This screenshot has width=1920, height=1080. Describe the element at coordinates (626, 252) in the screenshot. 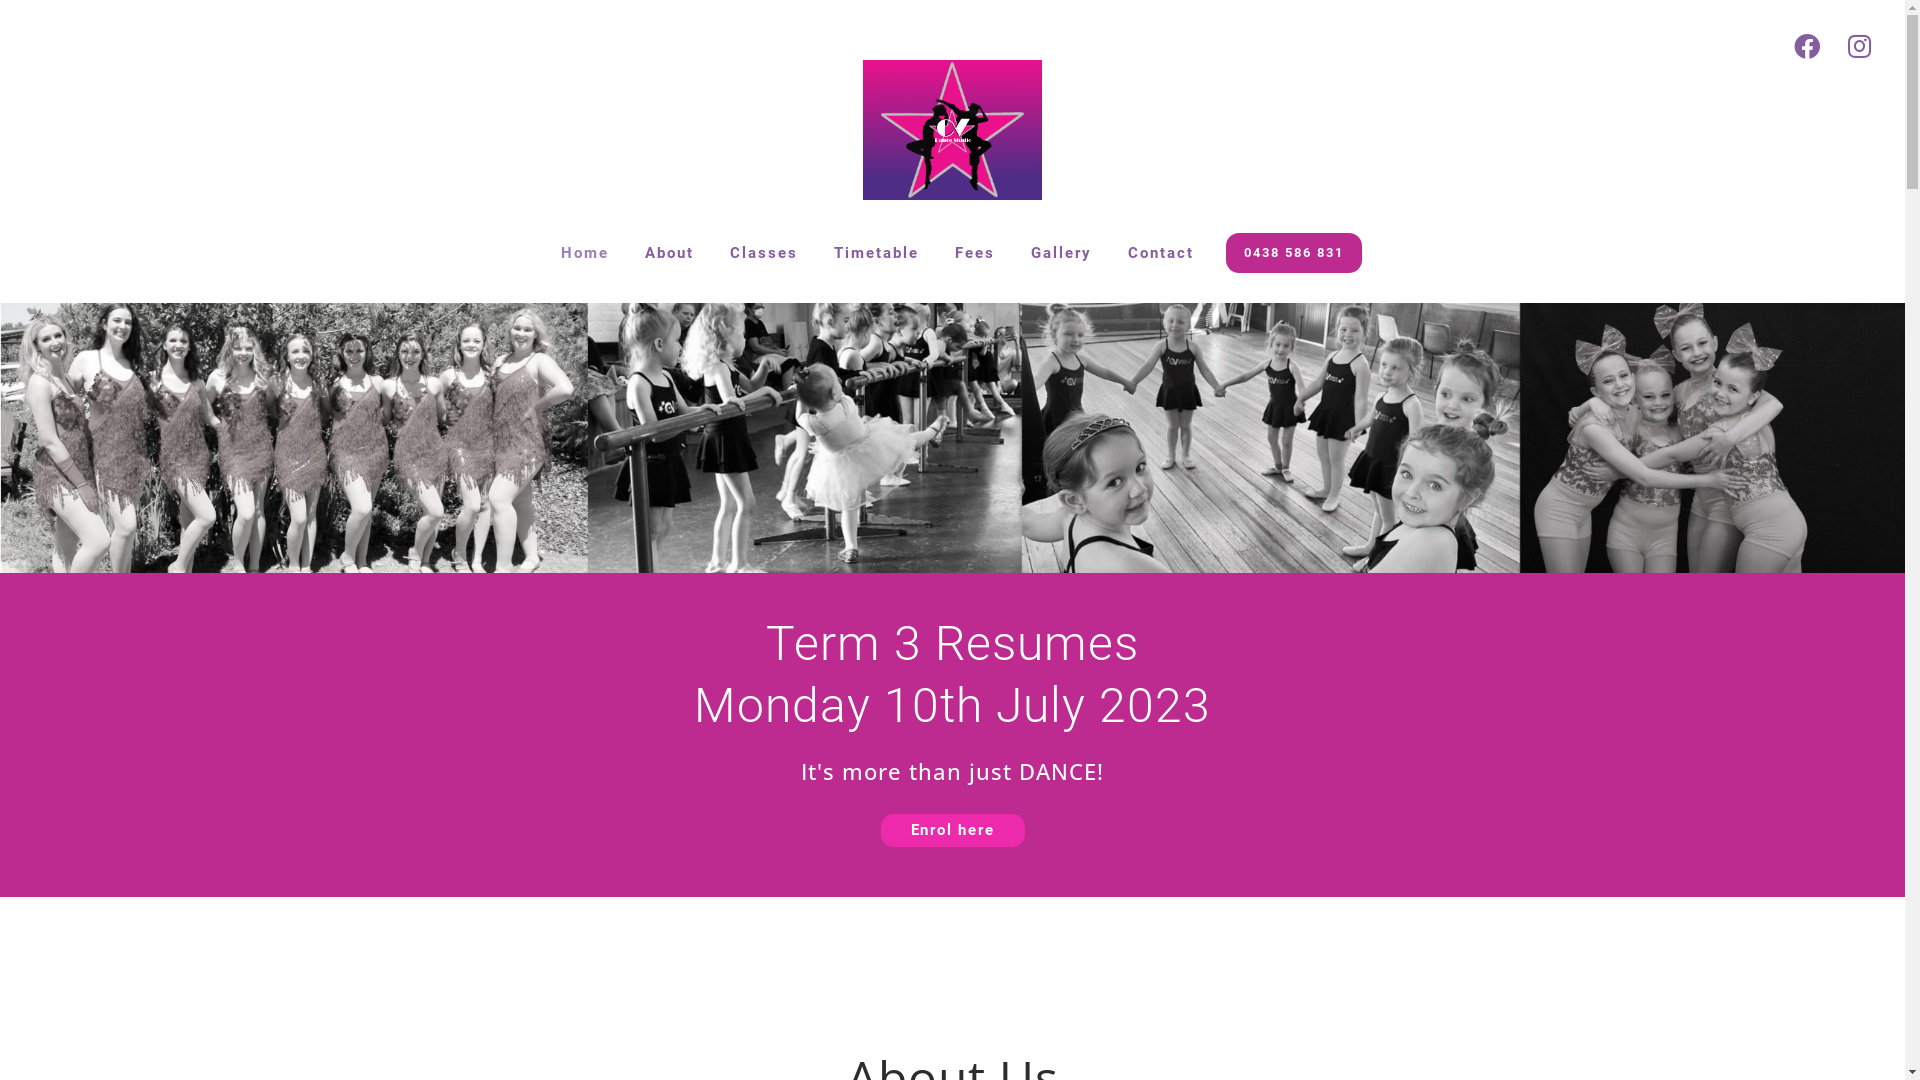

I see `'About'` at that location.